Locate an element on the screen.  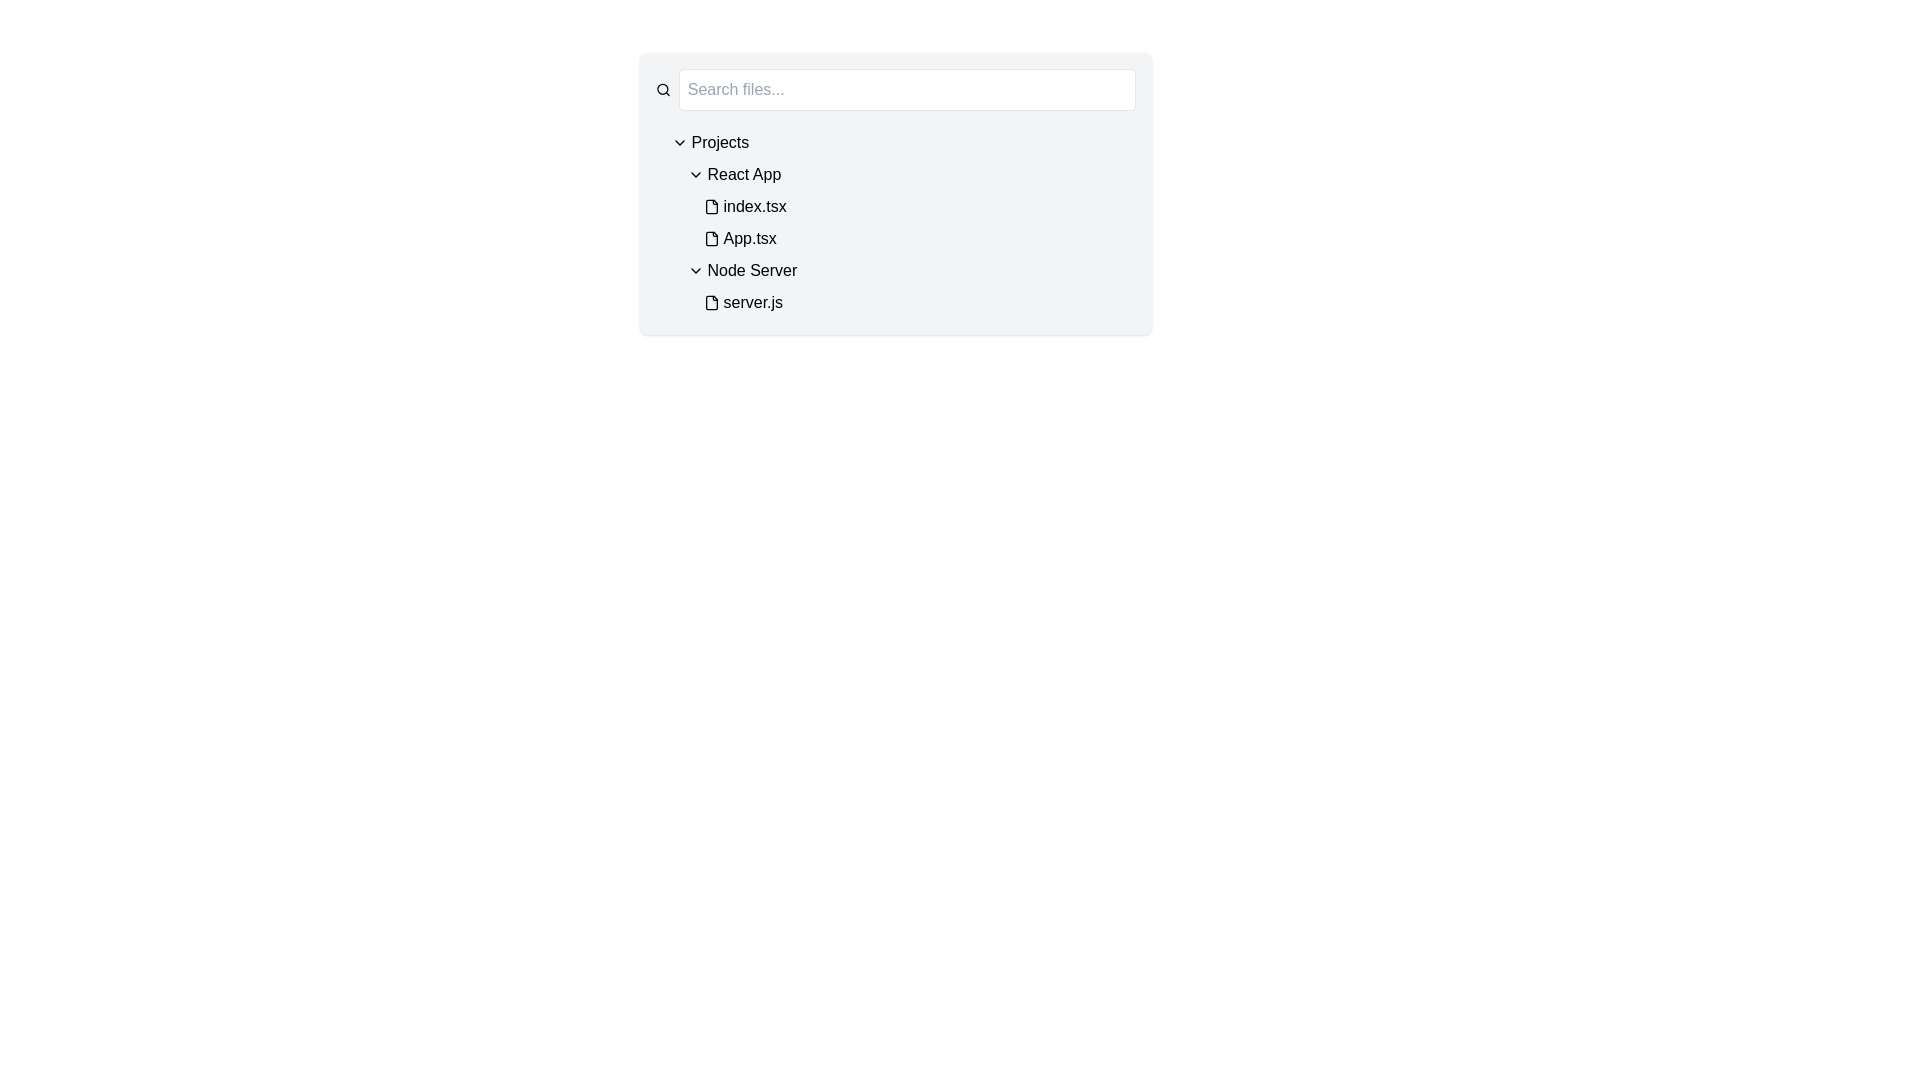
the SVG file icon with a black stroke, located to the left of the 'App.tsx' text label is located at coordinates (711, 238).